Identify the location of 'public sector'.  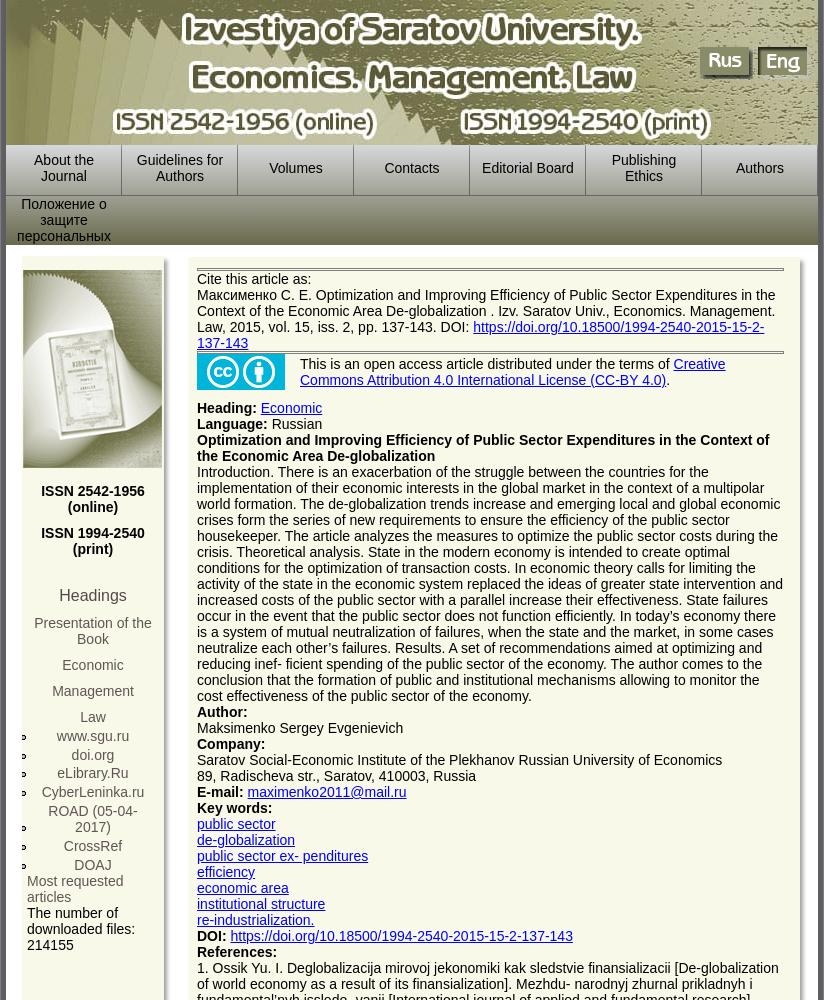
(234, 823).